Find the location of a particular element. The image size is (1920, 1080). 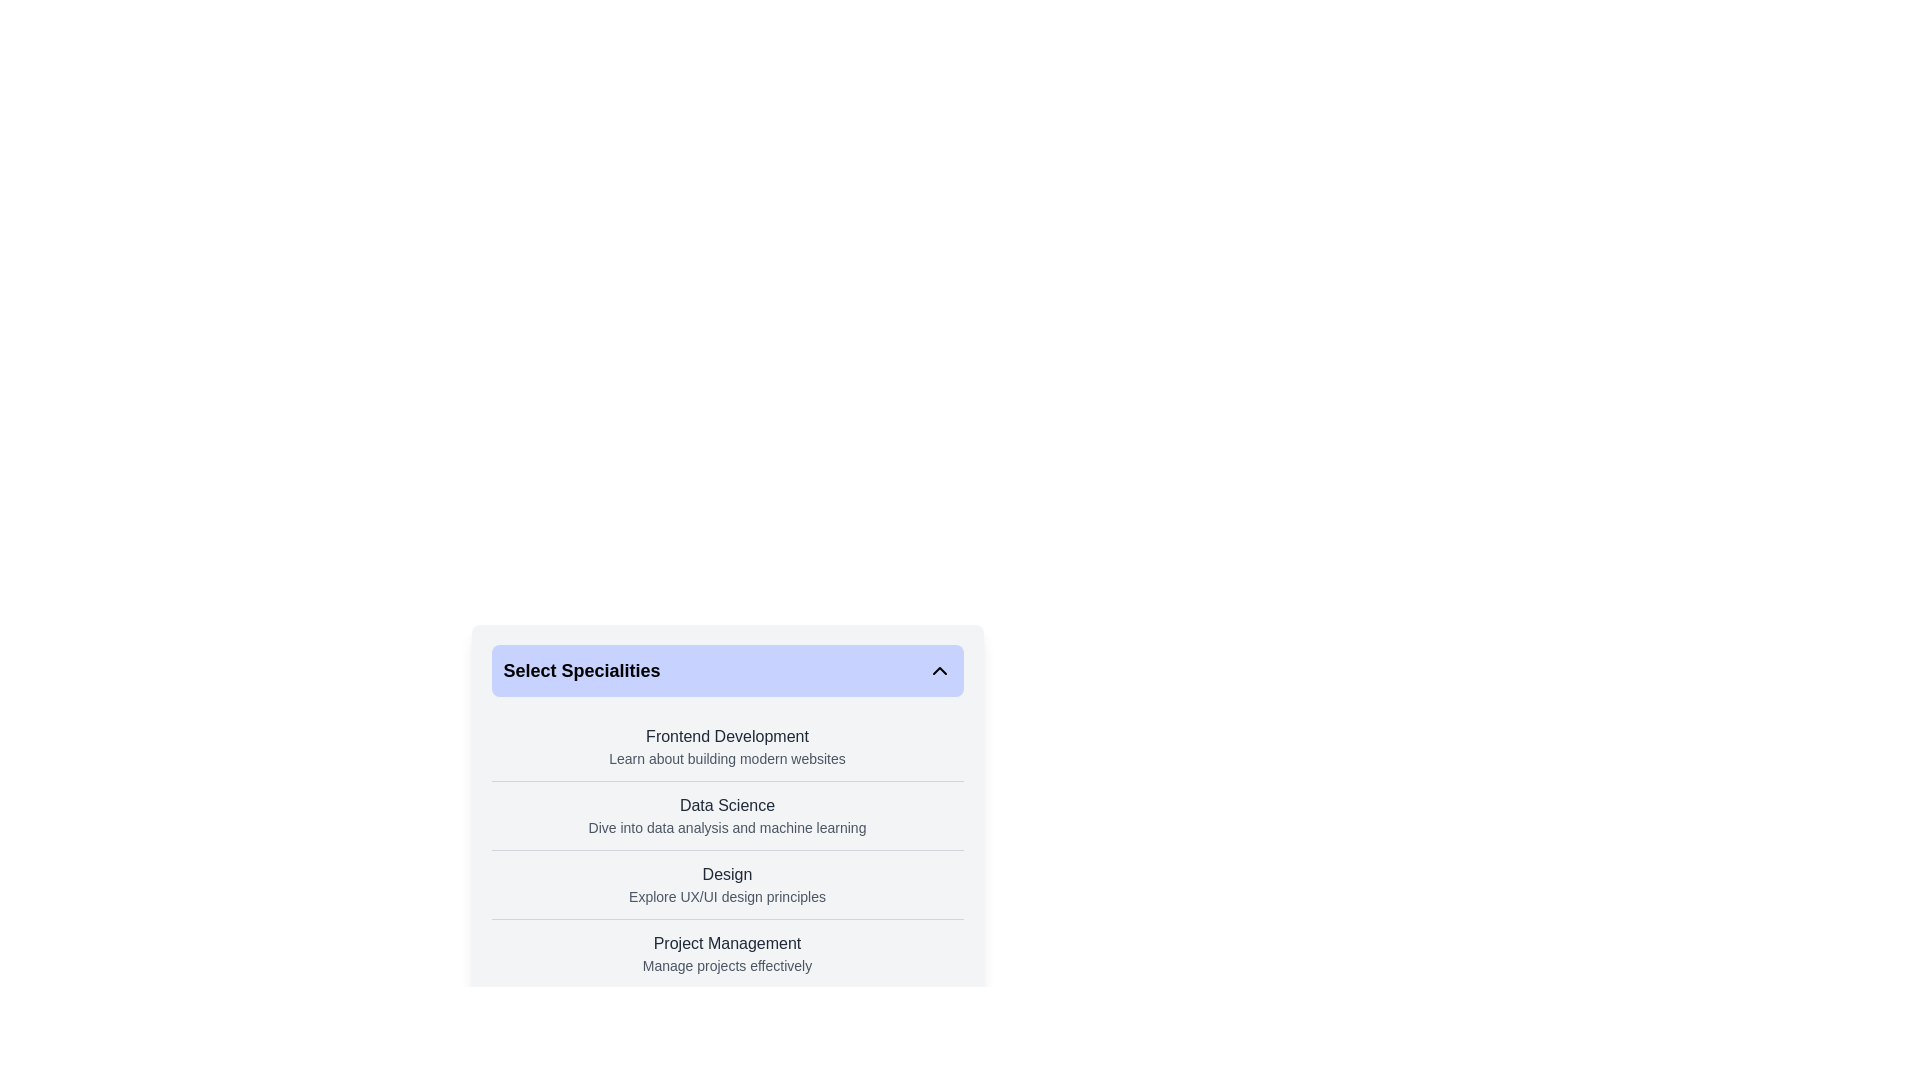

text label that says 'Manage projects effectively', which is styled in gray and located below the title 'Project Management' is located at coordinates (726, 964).